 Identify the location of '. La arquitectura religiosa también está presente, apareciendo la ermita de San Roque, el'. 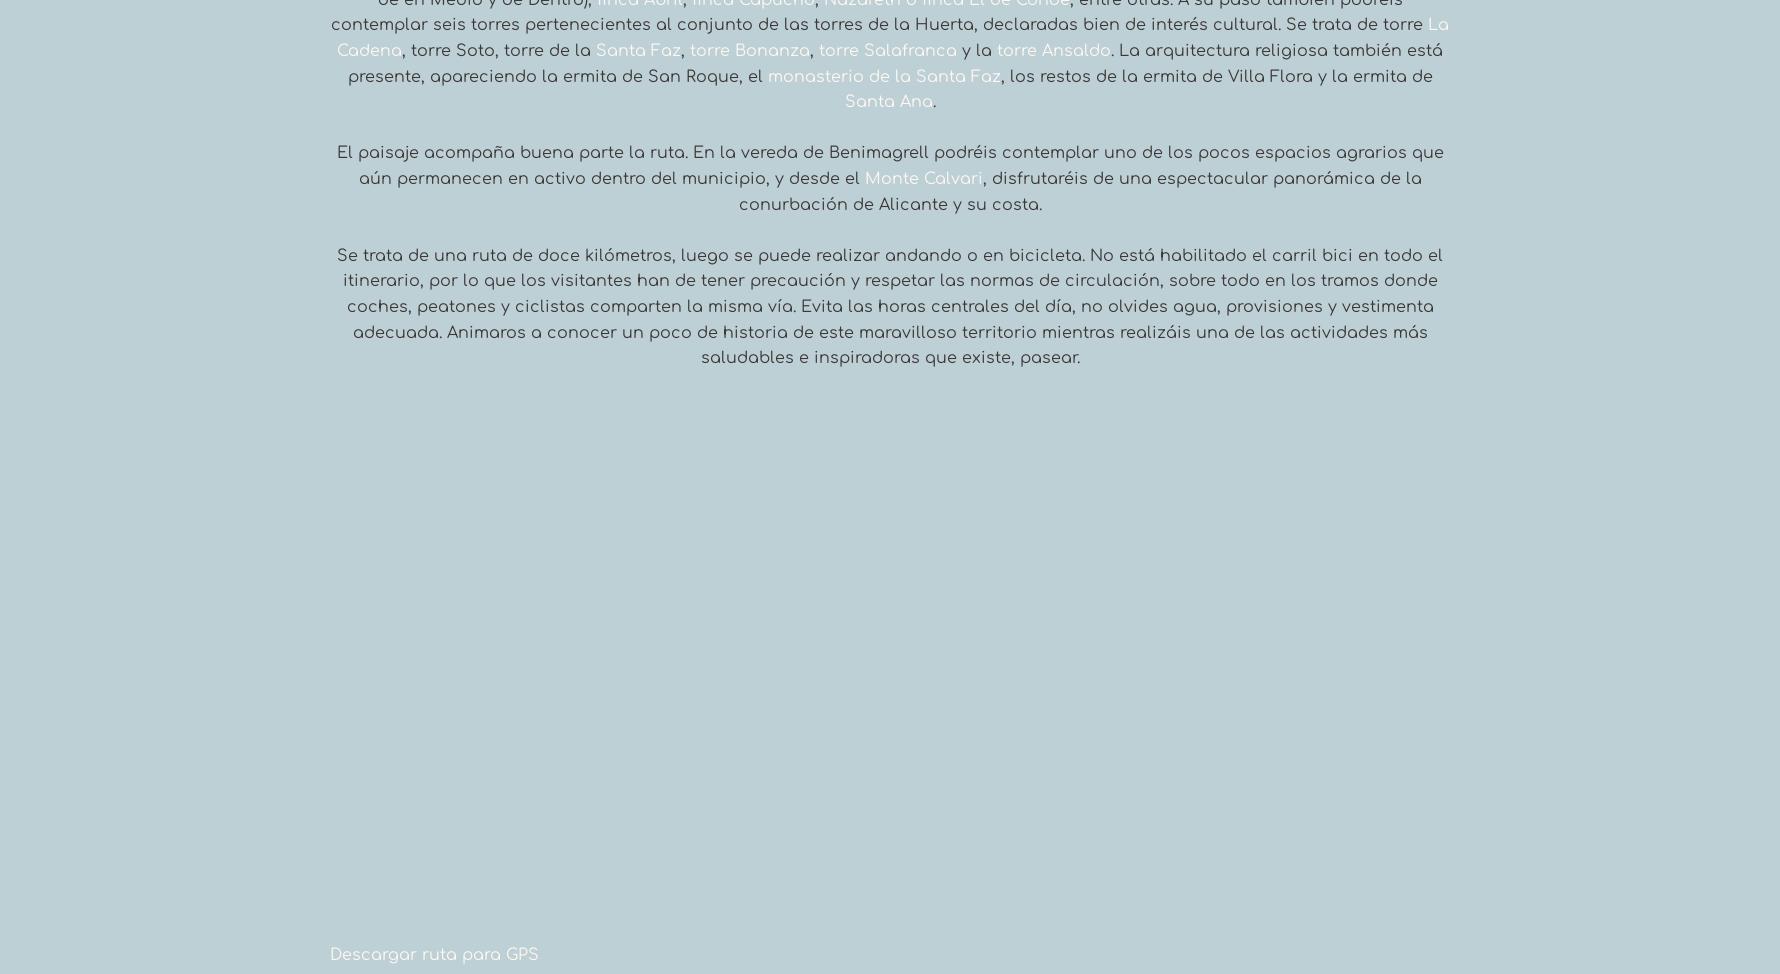
(894, 63).